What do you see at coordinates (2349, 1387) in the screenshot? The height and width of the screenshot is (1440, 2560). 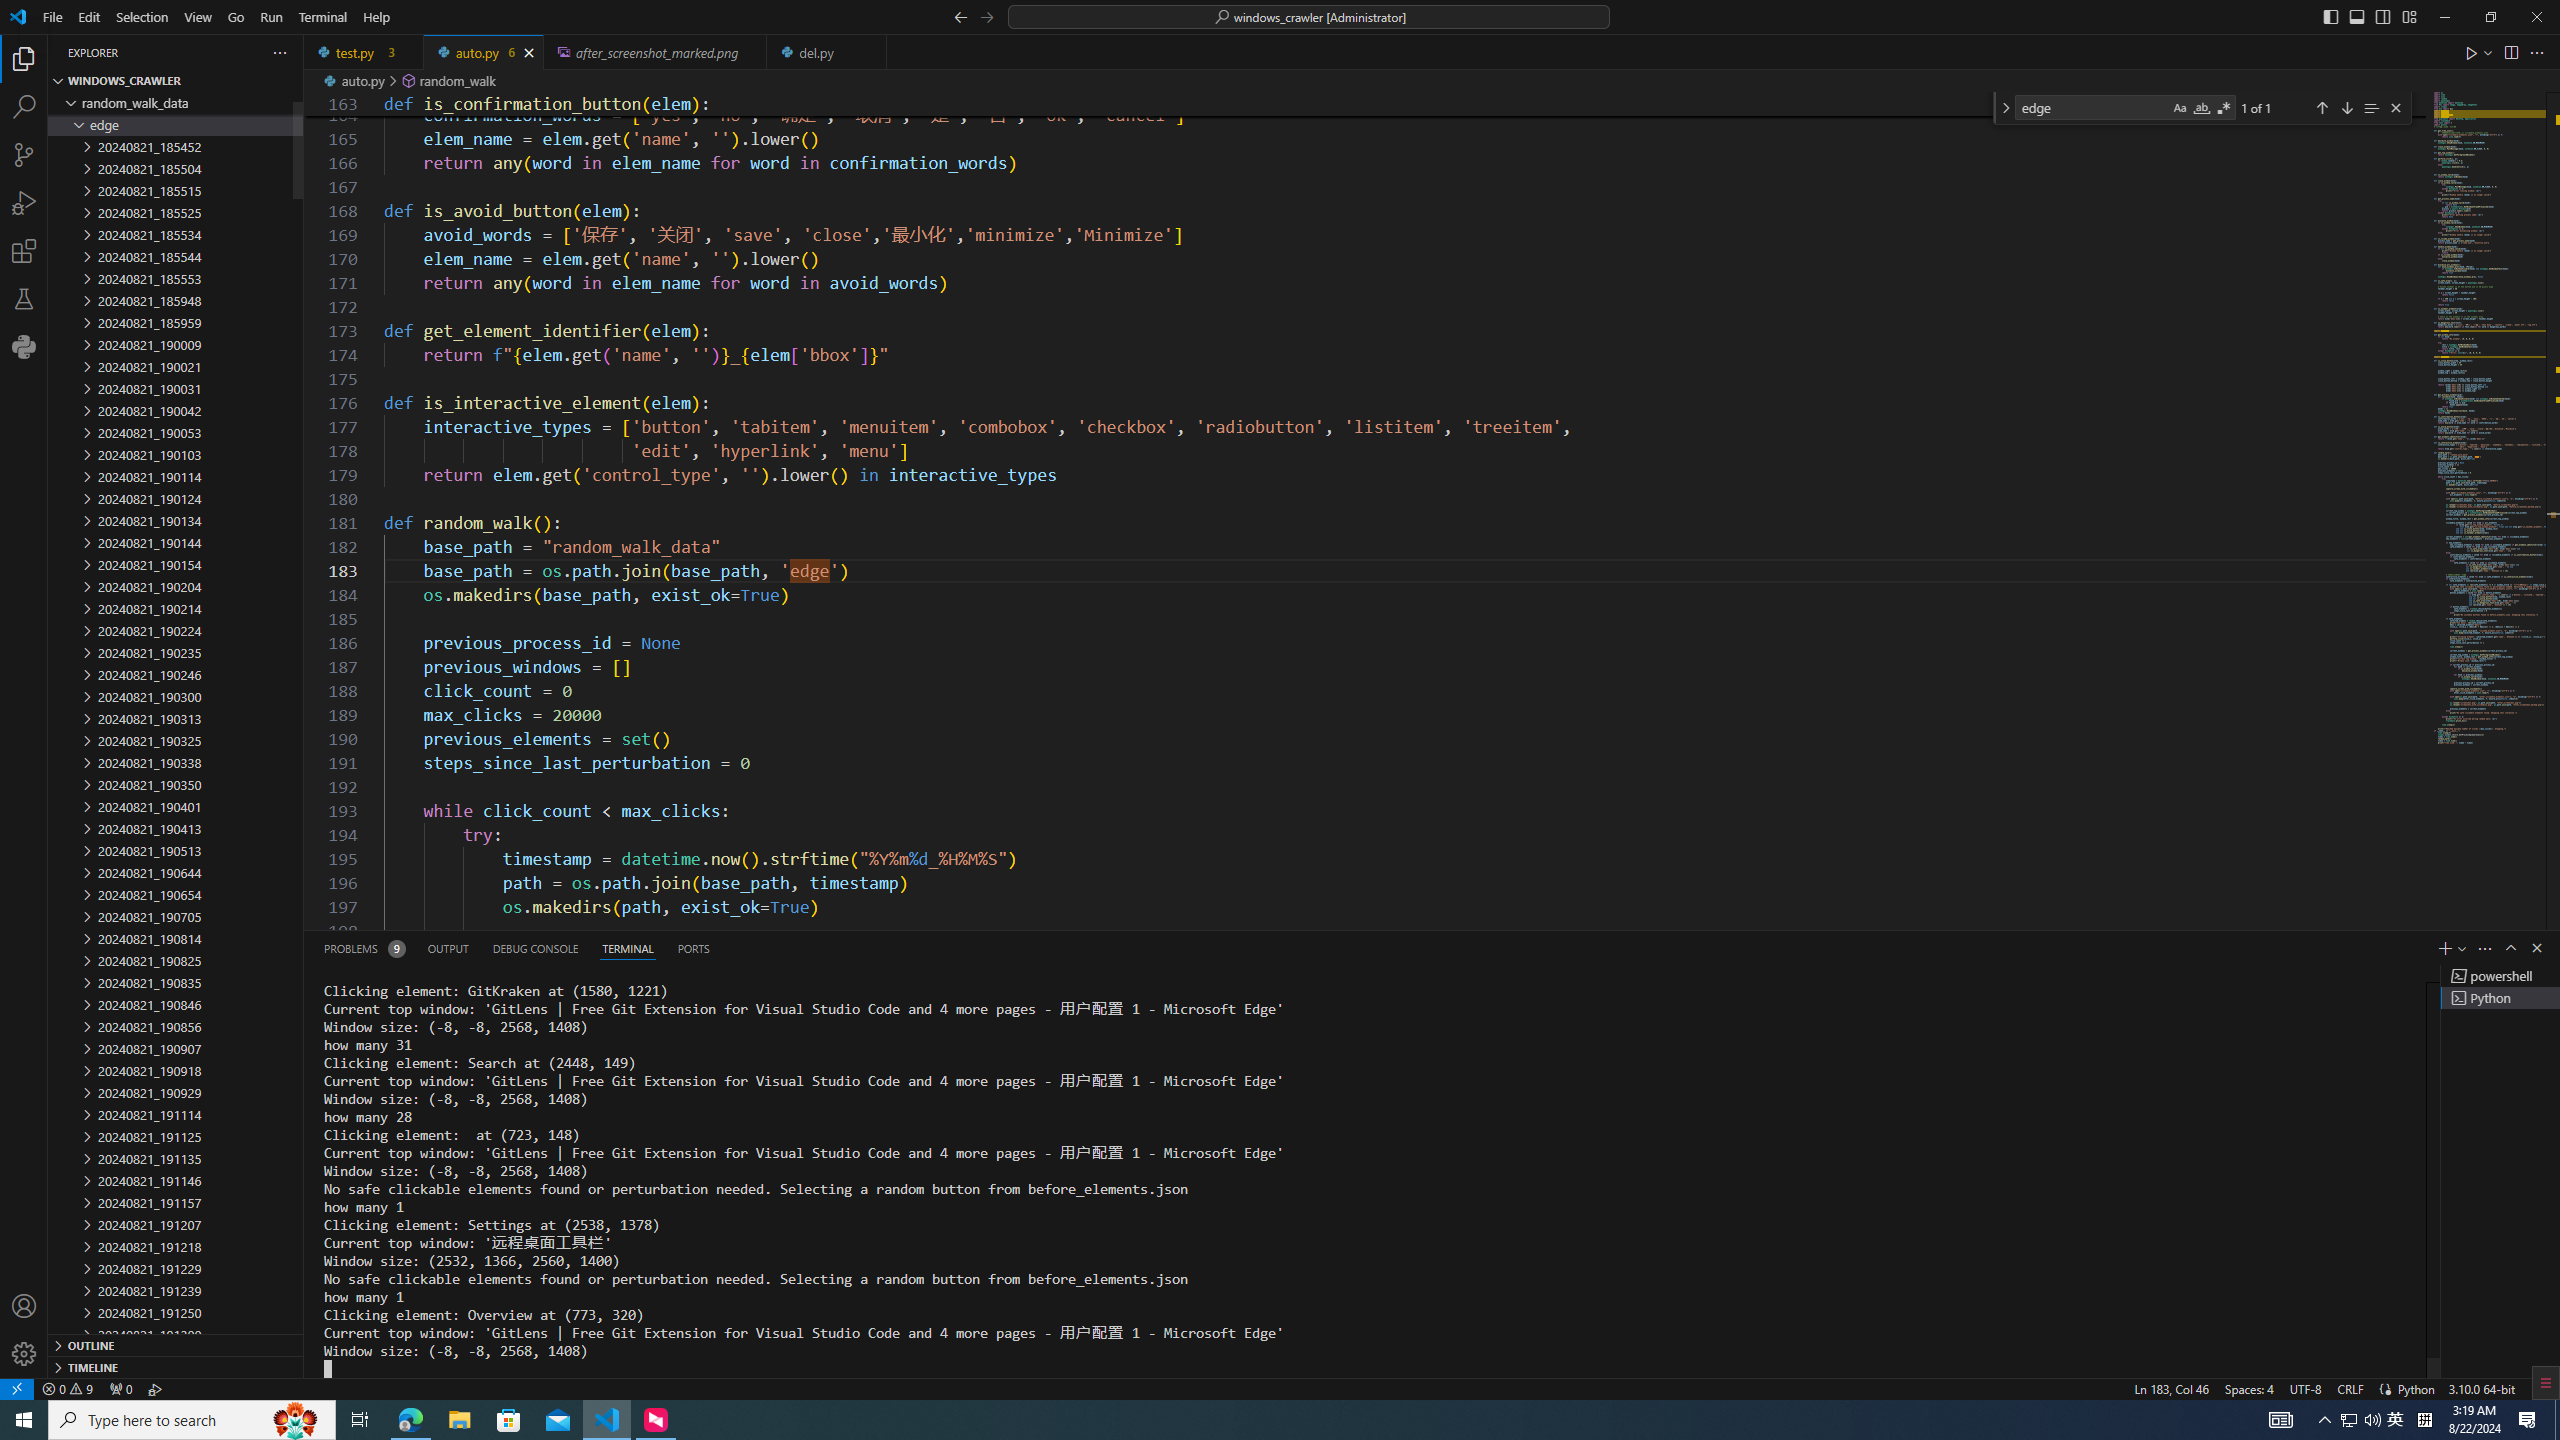 I see `'CRLF'` at bounding box center [2349, 1387].